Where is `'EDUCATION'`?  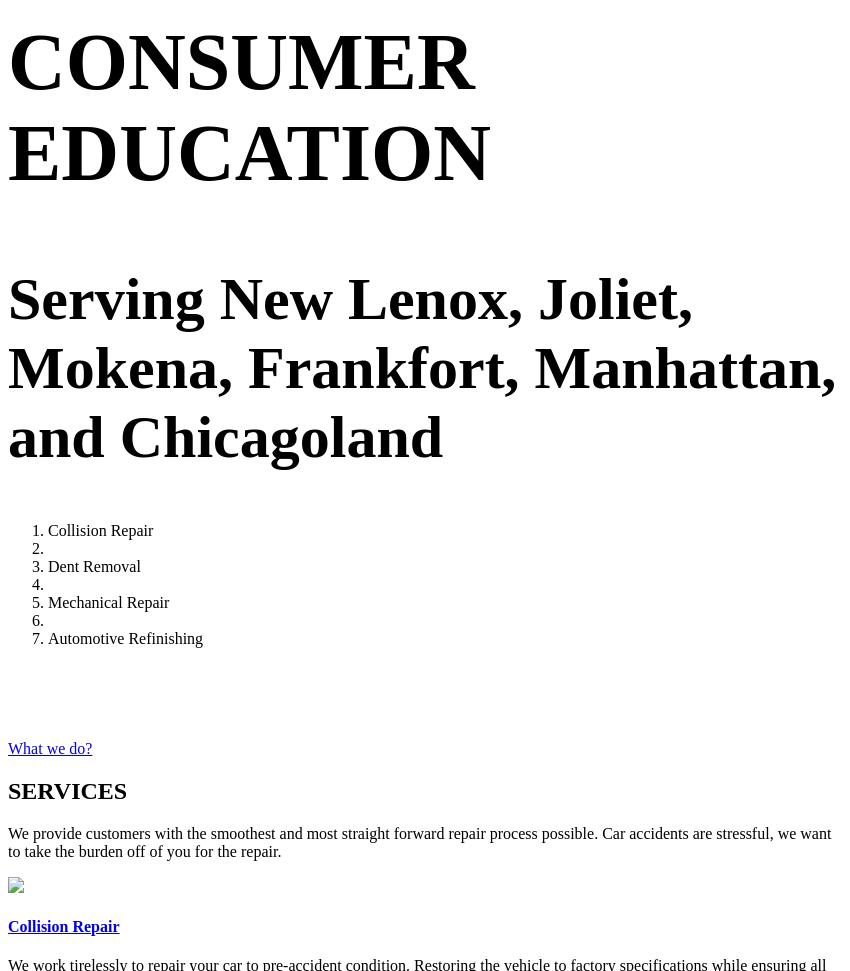
'EDUCATION' is located at coordinates (249, 151).